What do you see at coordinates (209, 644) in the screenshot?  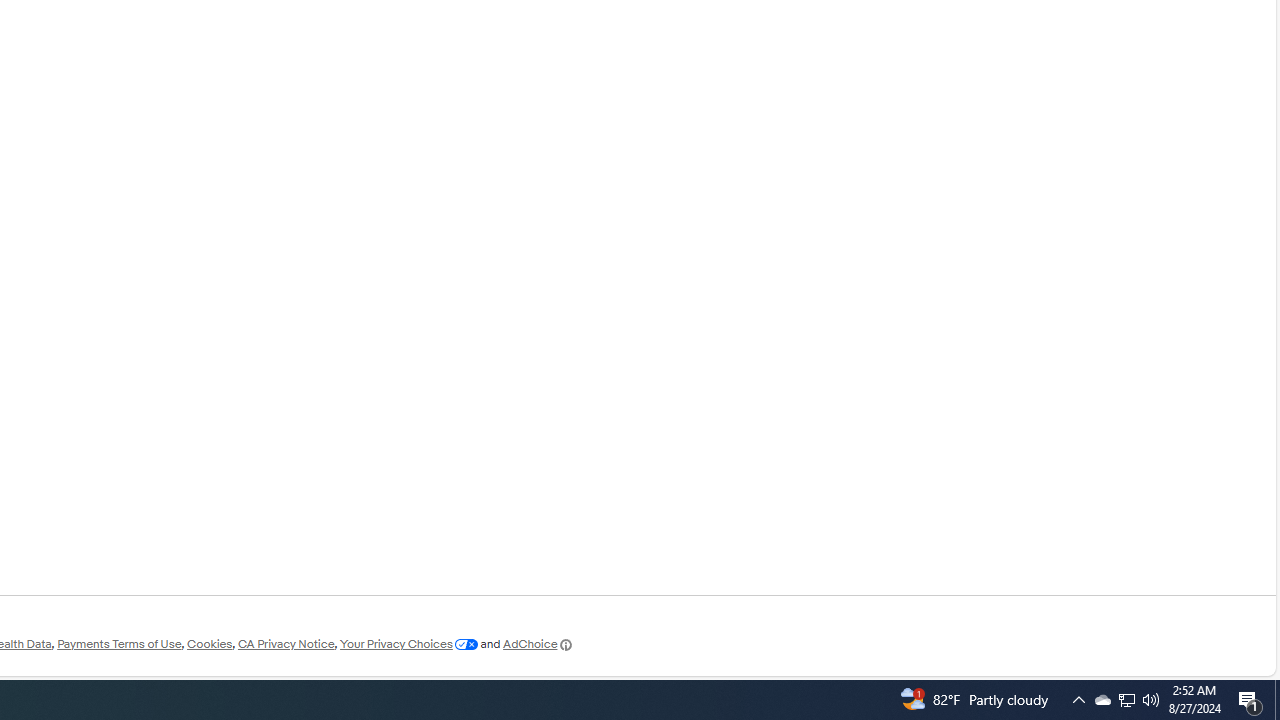 I see `'Cookies'` at bounding box center [209, 644].